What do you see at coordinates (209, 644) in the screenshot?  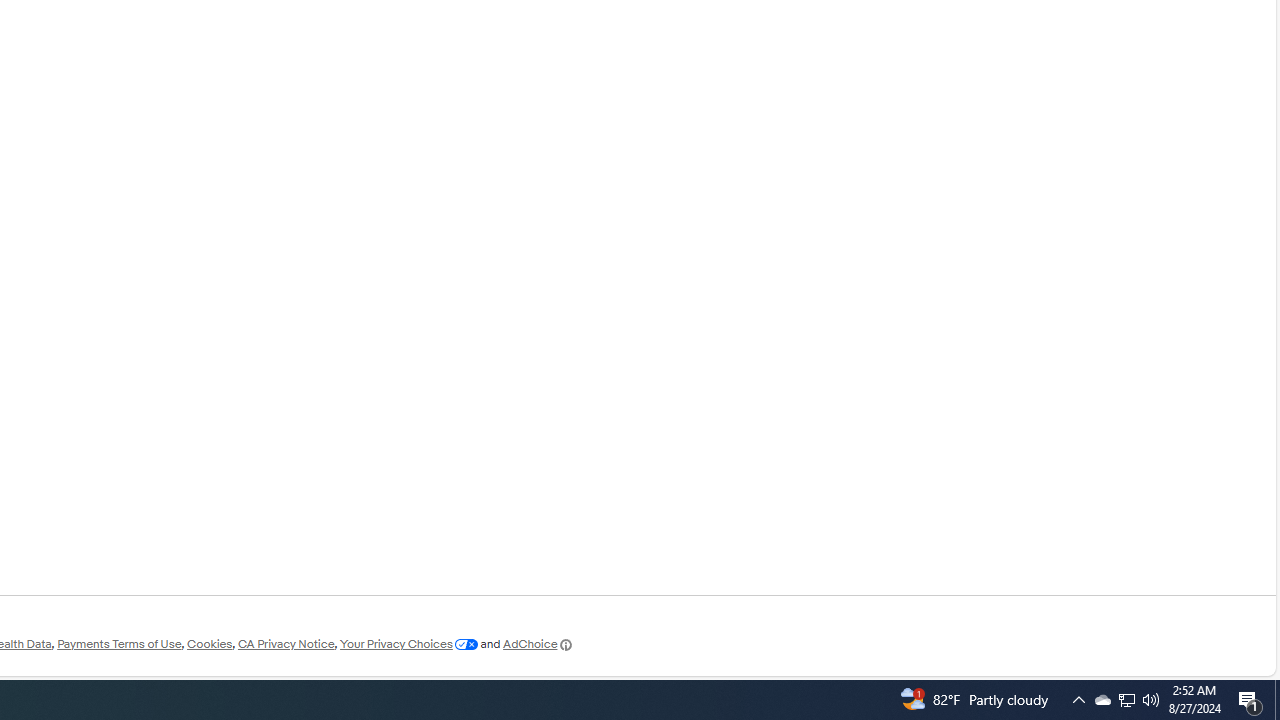 I see `'Cookies'` at bounding box center [209, 644].